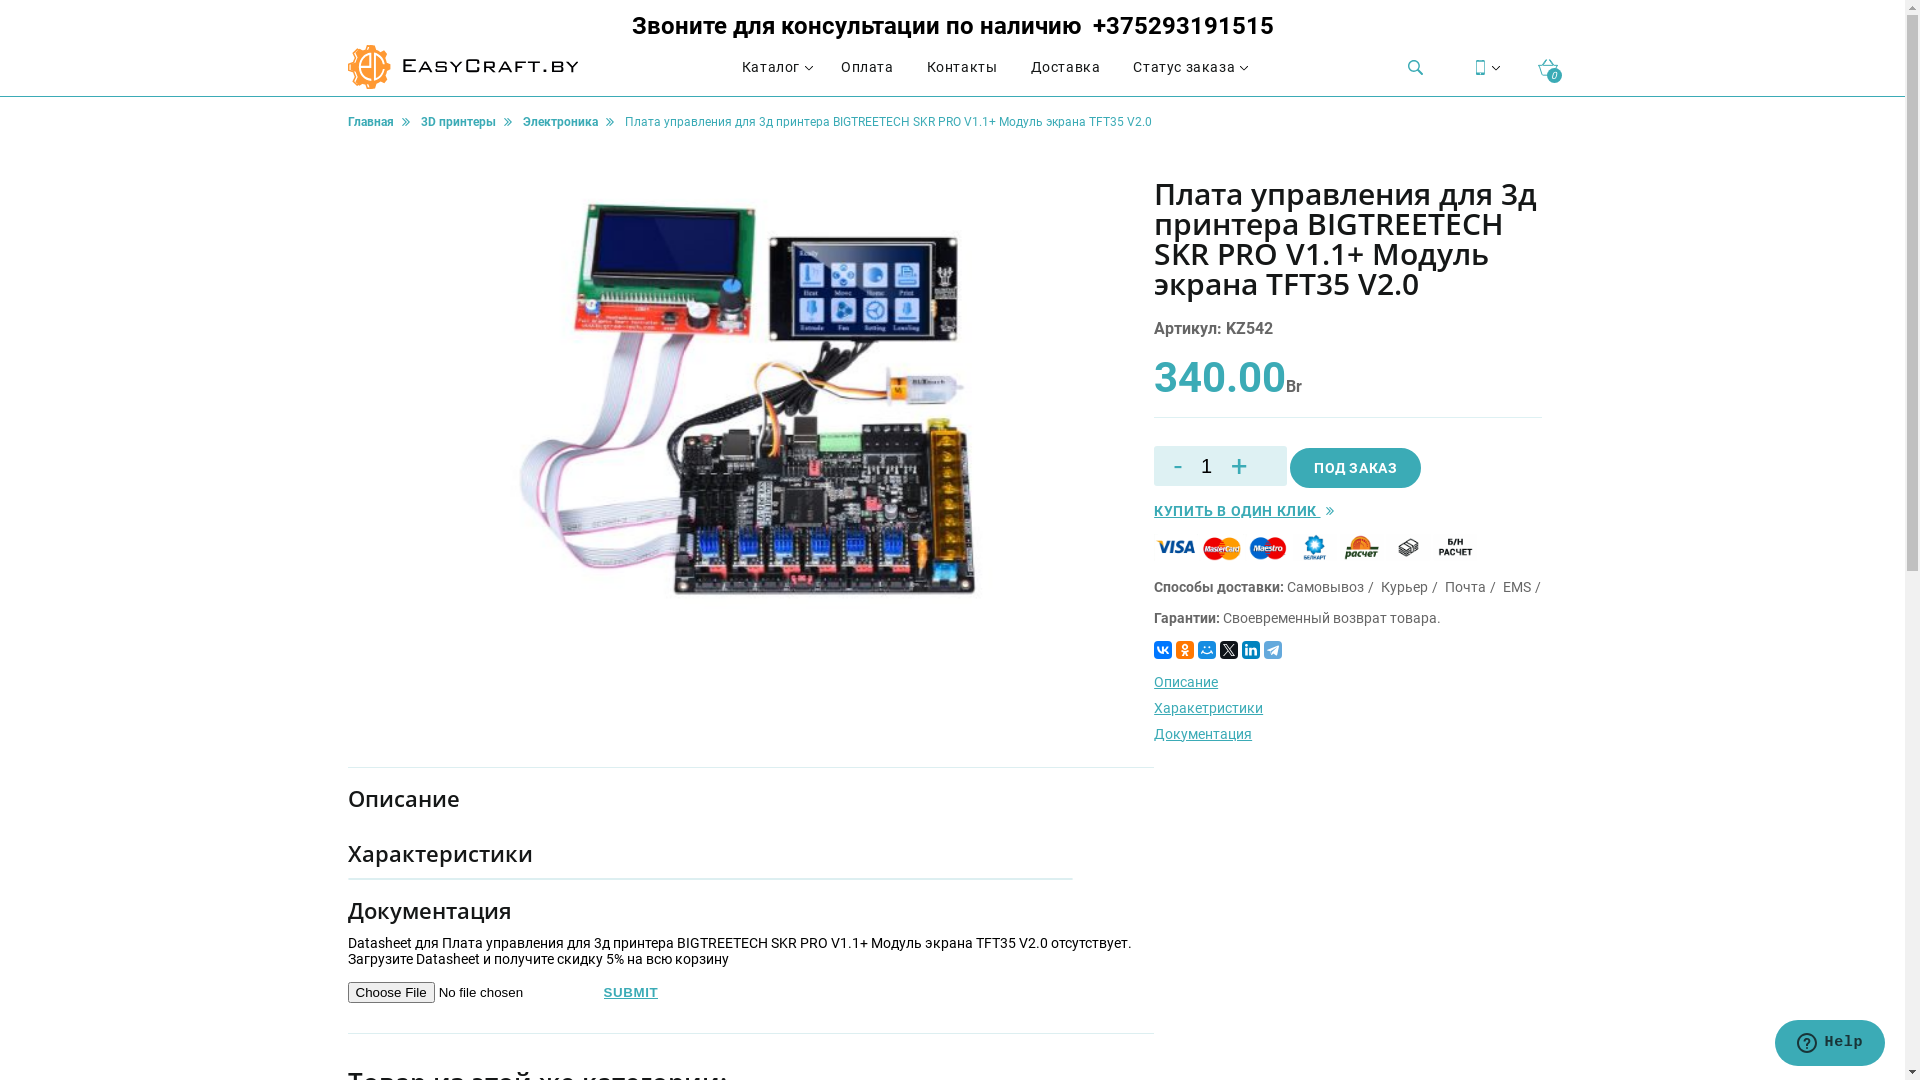 Image resolution: width=1920 pixels, height=1080 pixels. I want to click on 'Telegram', so click(1271, 650).